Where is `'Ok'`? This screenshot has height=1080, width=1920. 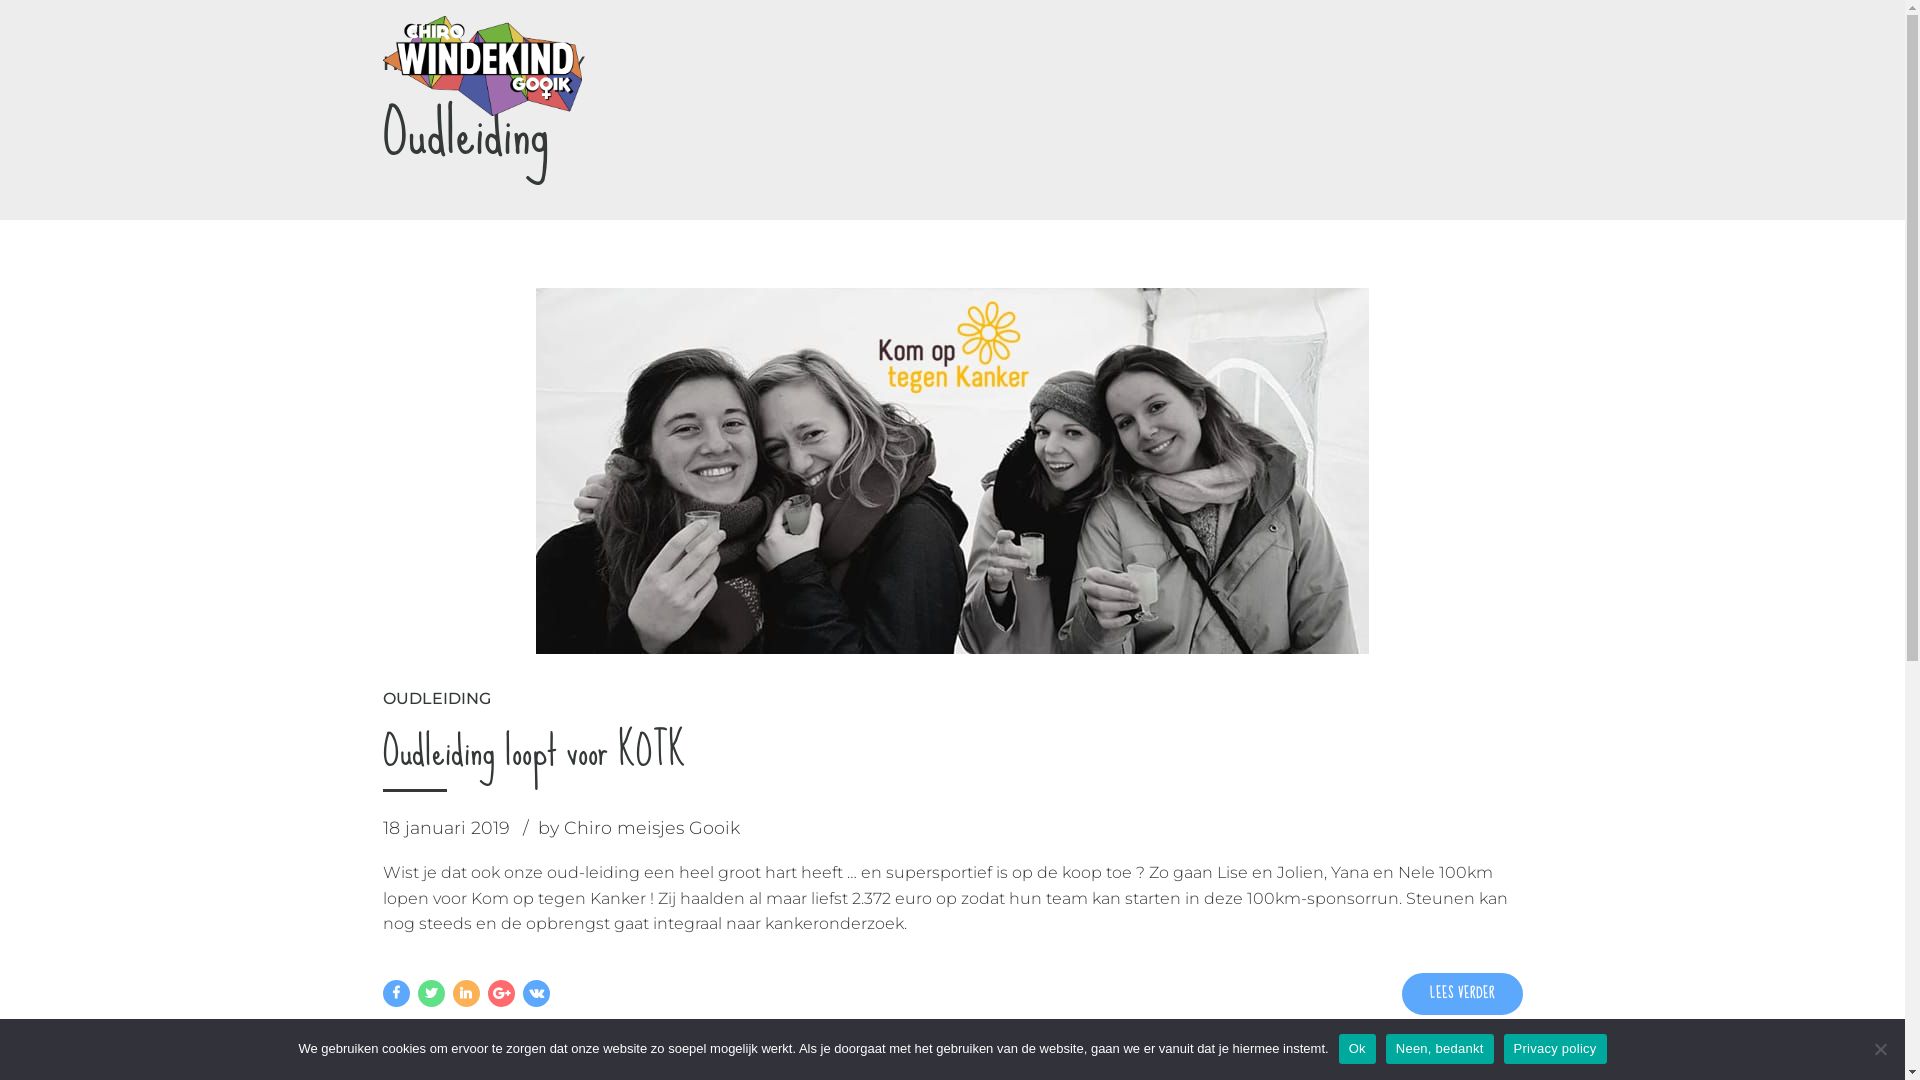
'Ok' is located at coordinates (1357, 1048).